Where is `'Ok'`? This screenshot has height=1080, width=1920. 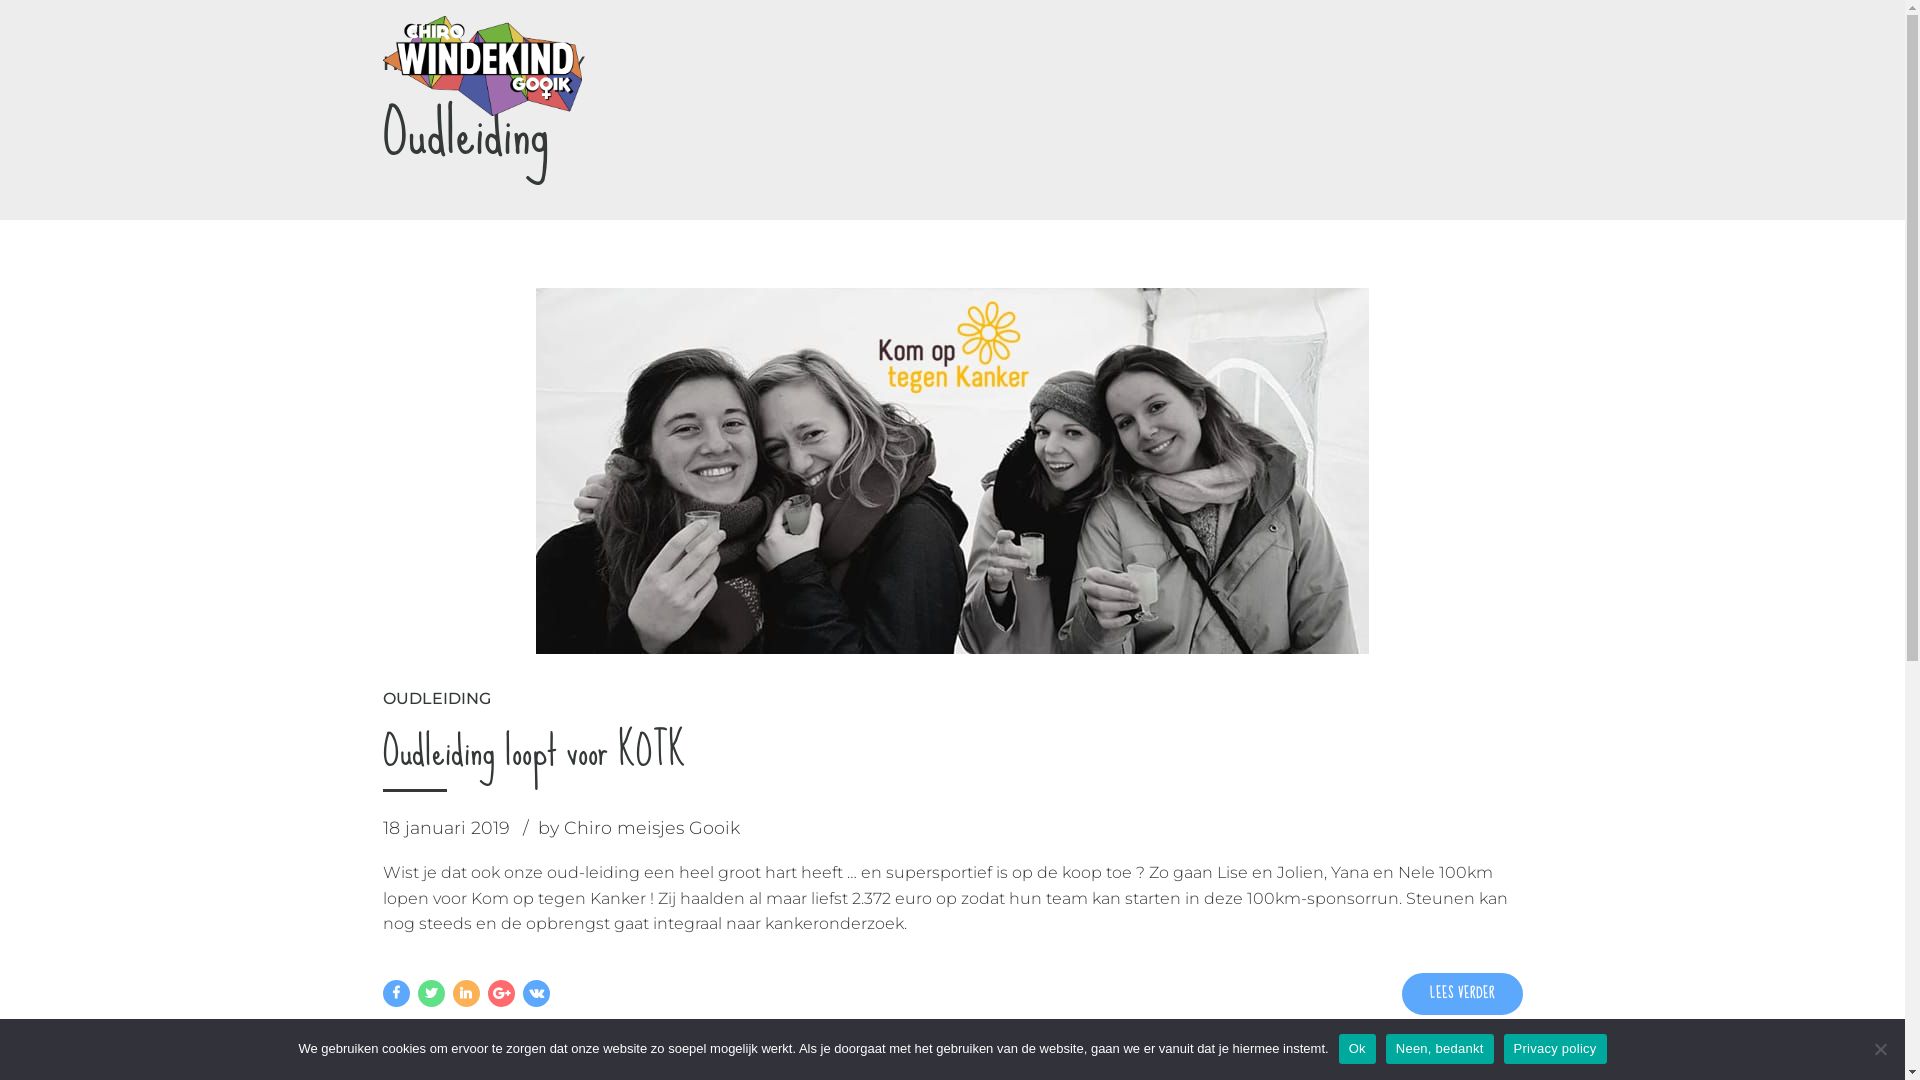
'Ok' is located at coordinates (1357, 1048).